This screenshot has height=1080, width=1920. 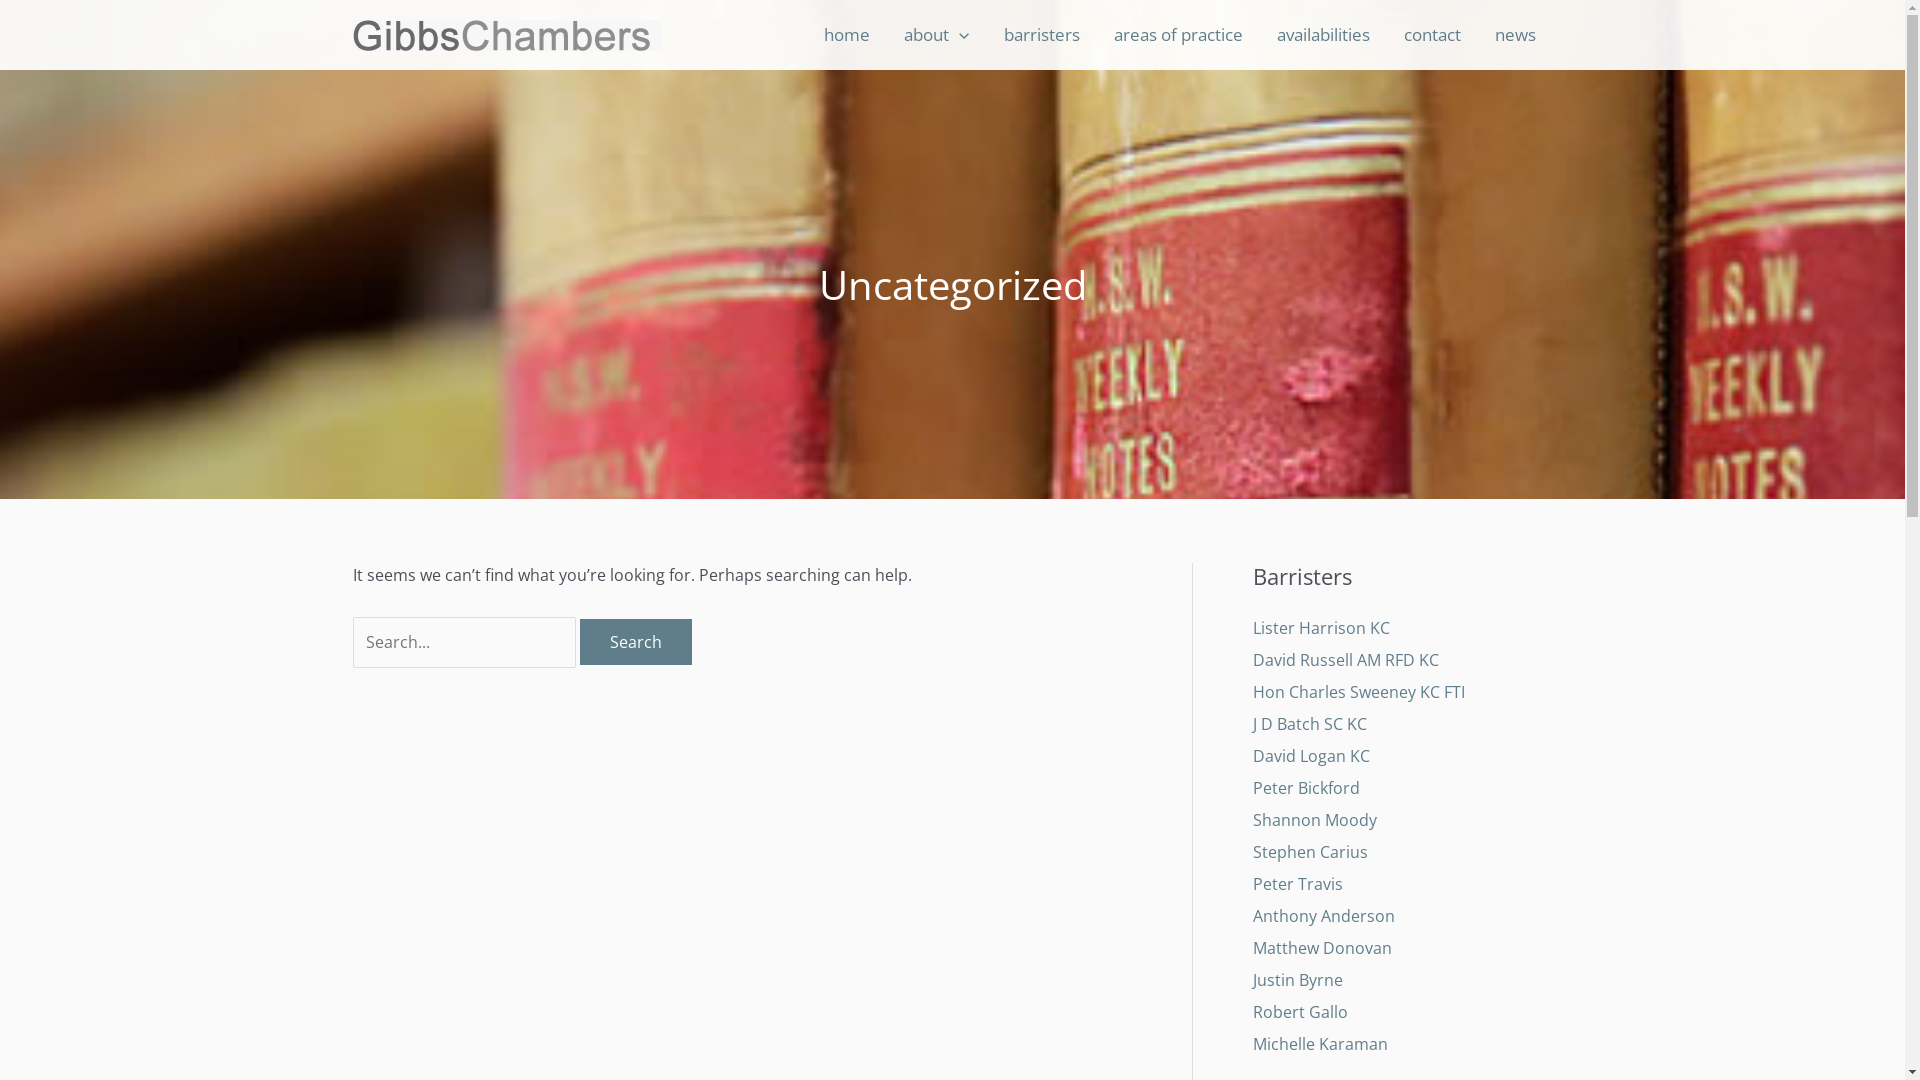 What do you see at coordinates (1309, 724) in the screenshot?
I see `'J D Batch SC KC'` at bounding box center [1309, 724].